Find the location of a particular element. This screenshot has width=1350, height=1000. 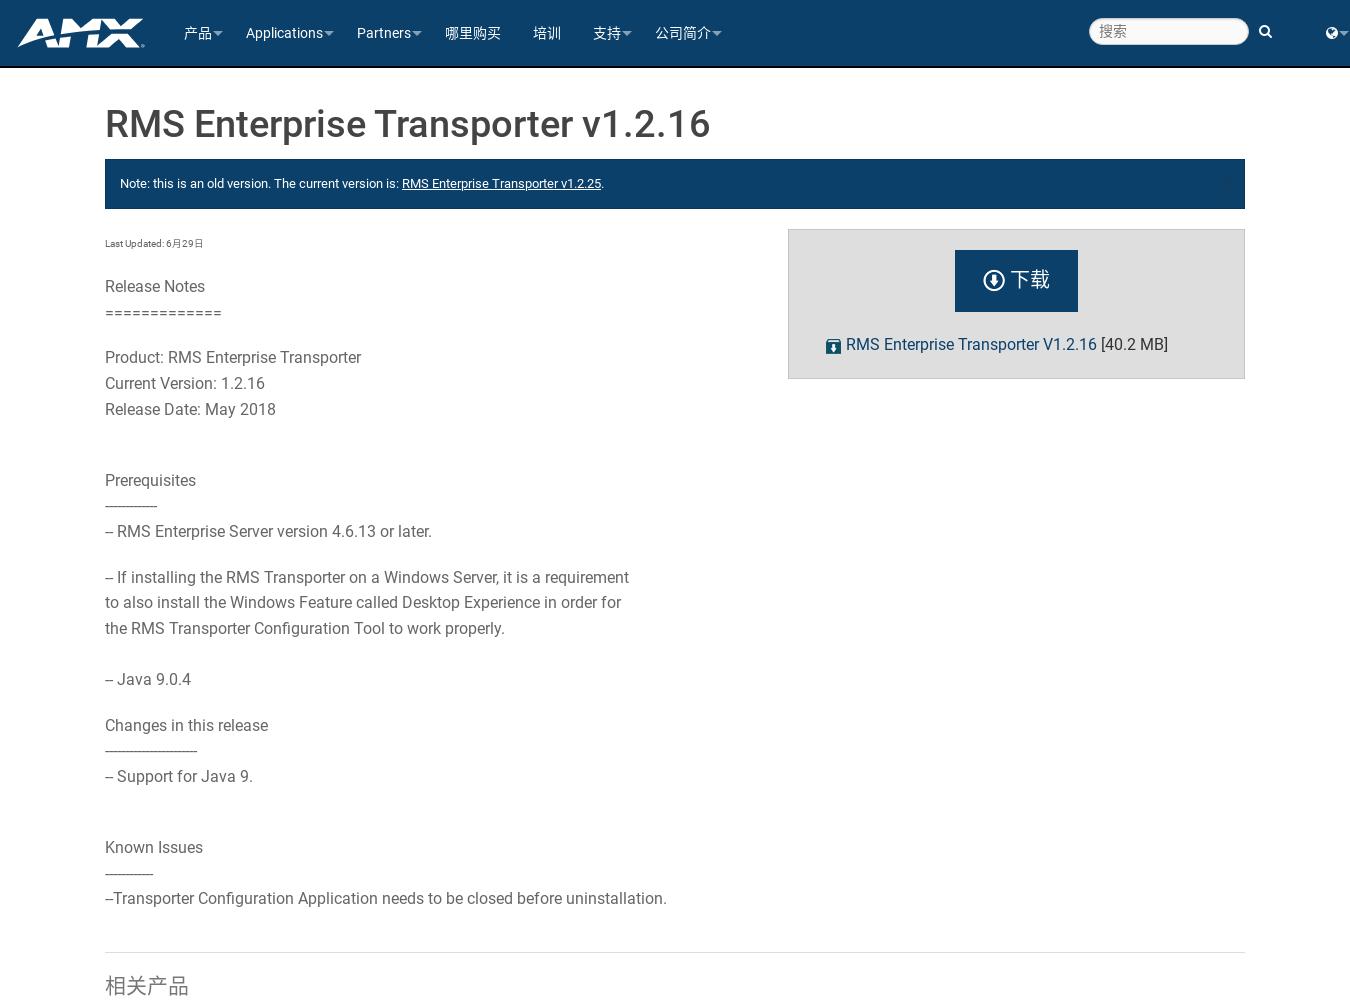

'-- Support for Java 9.' is located at coordinates (179, 775).